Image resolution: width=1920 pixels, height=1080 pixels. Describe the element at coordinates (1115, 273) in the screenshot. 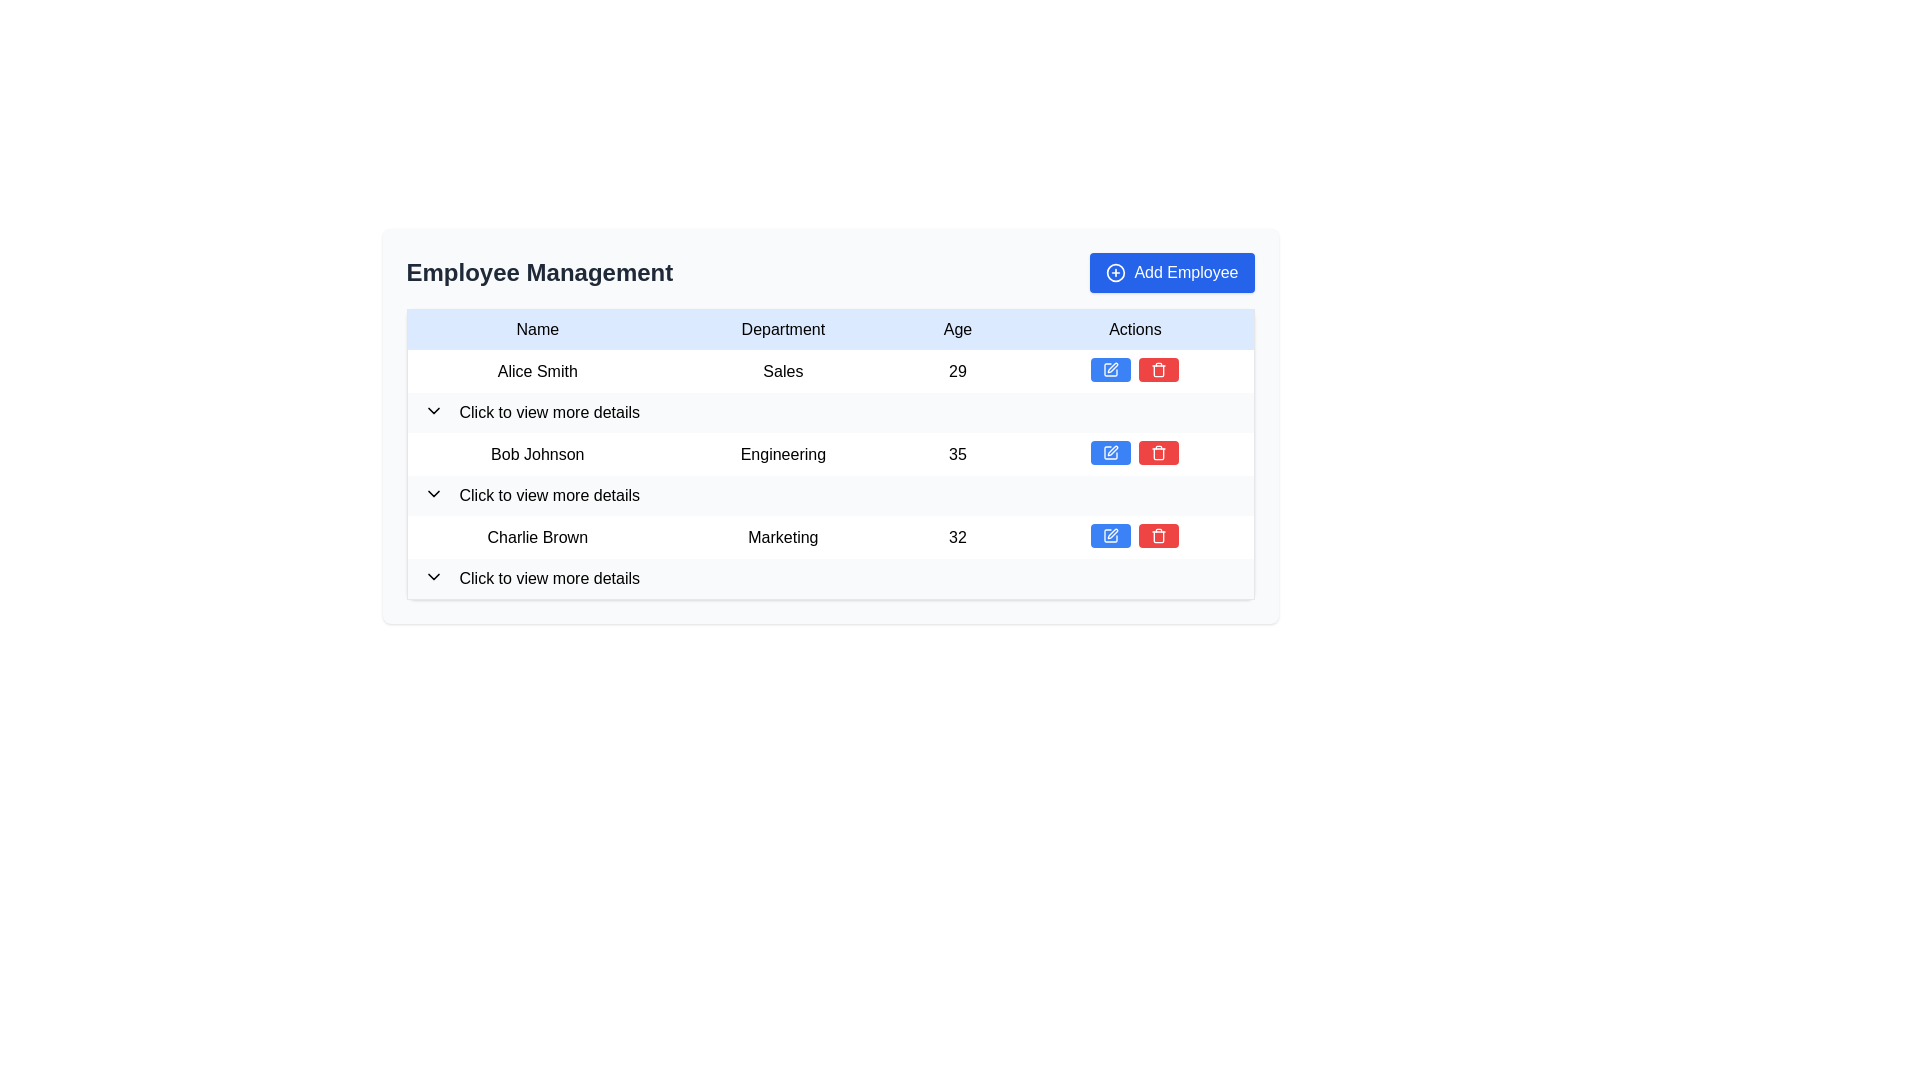

I see `the circular decorative icon within the 'Add Employee' button located at the top-right corner of the application interface` at that location.